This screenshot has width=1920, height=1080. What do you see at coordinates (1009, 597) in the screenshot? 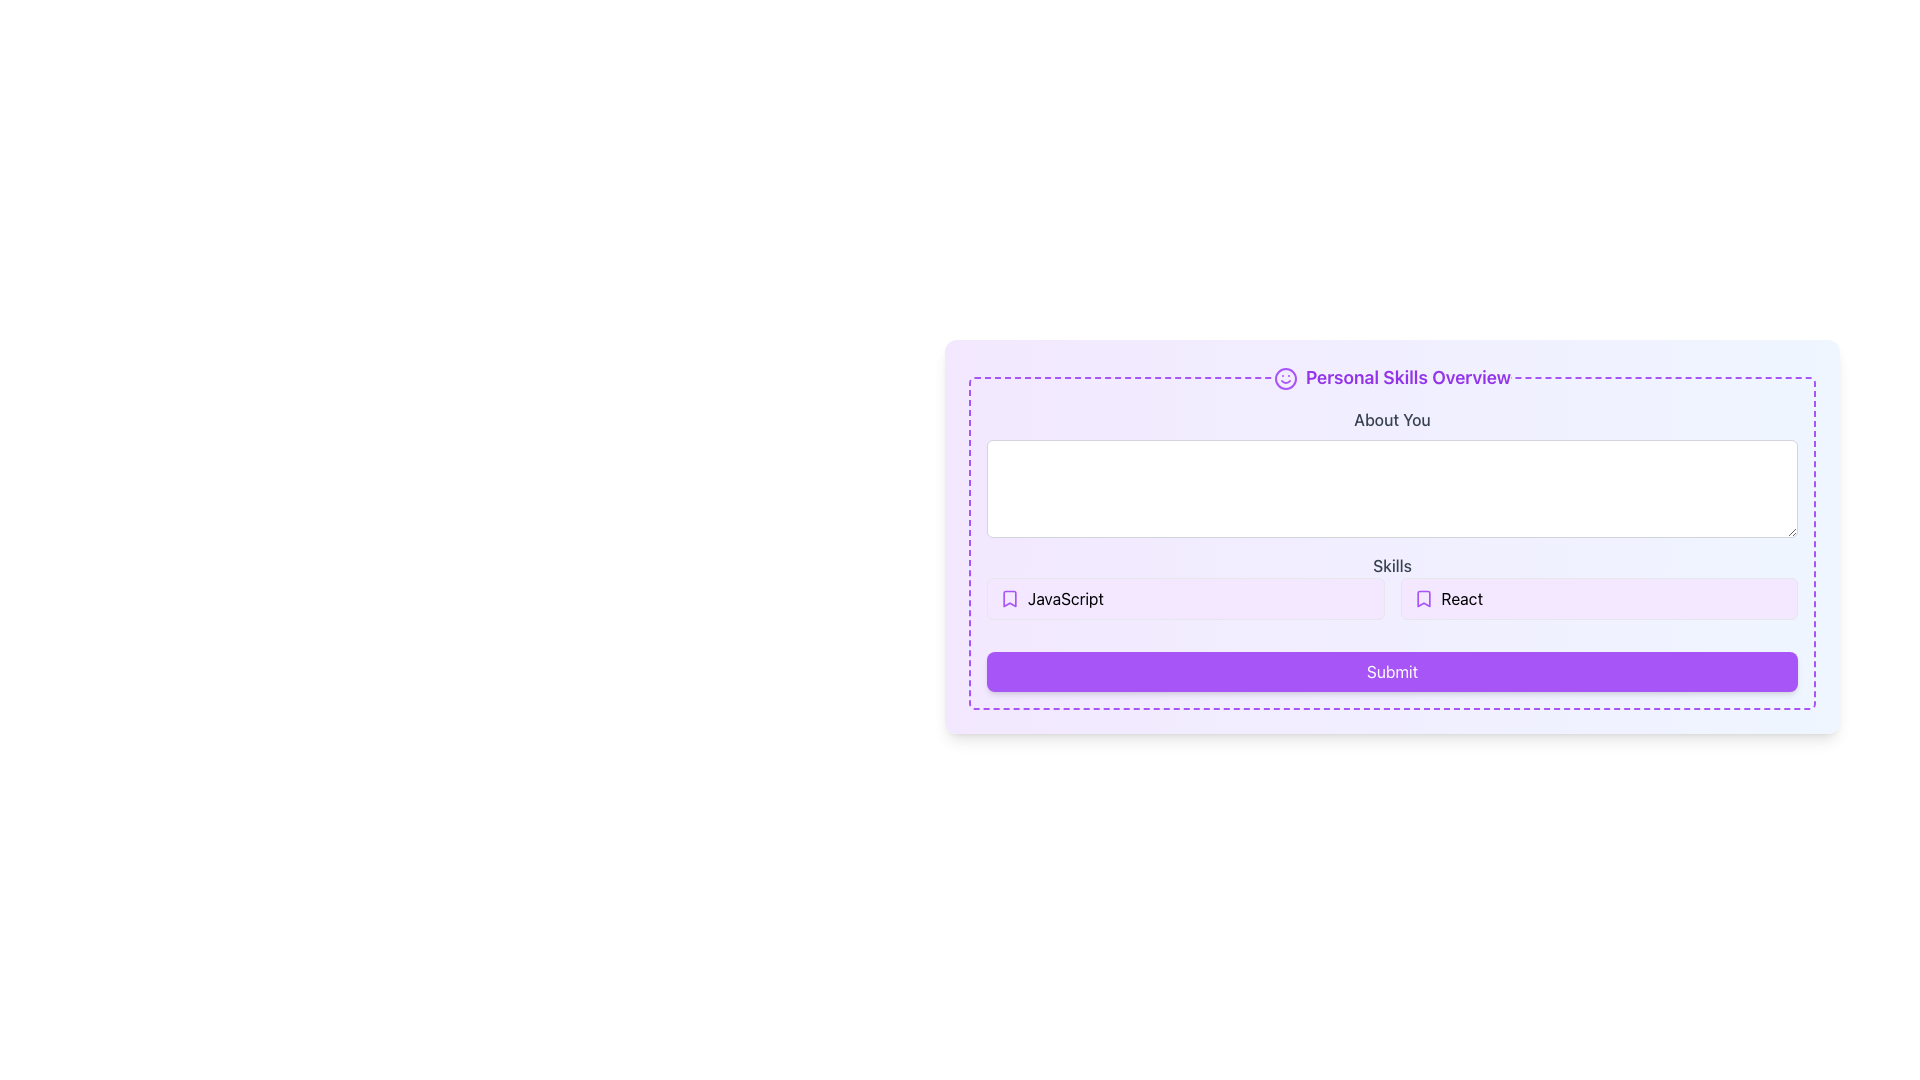
I see `the bookmark icon associated with the 'JavaScript' button in the 'Skills' section, which has a purple border and background` at bounding box center [1009, 597].